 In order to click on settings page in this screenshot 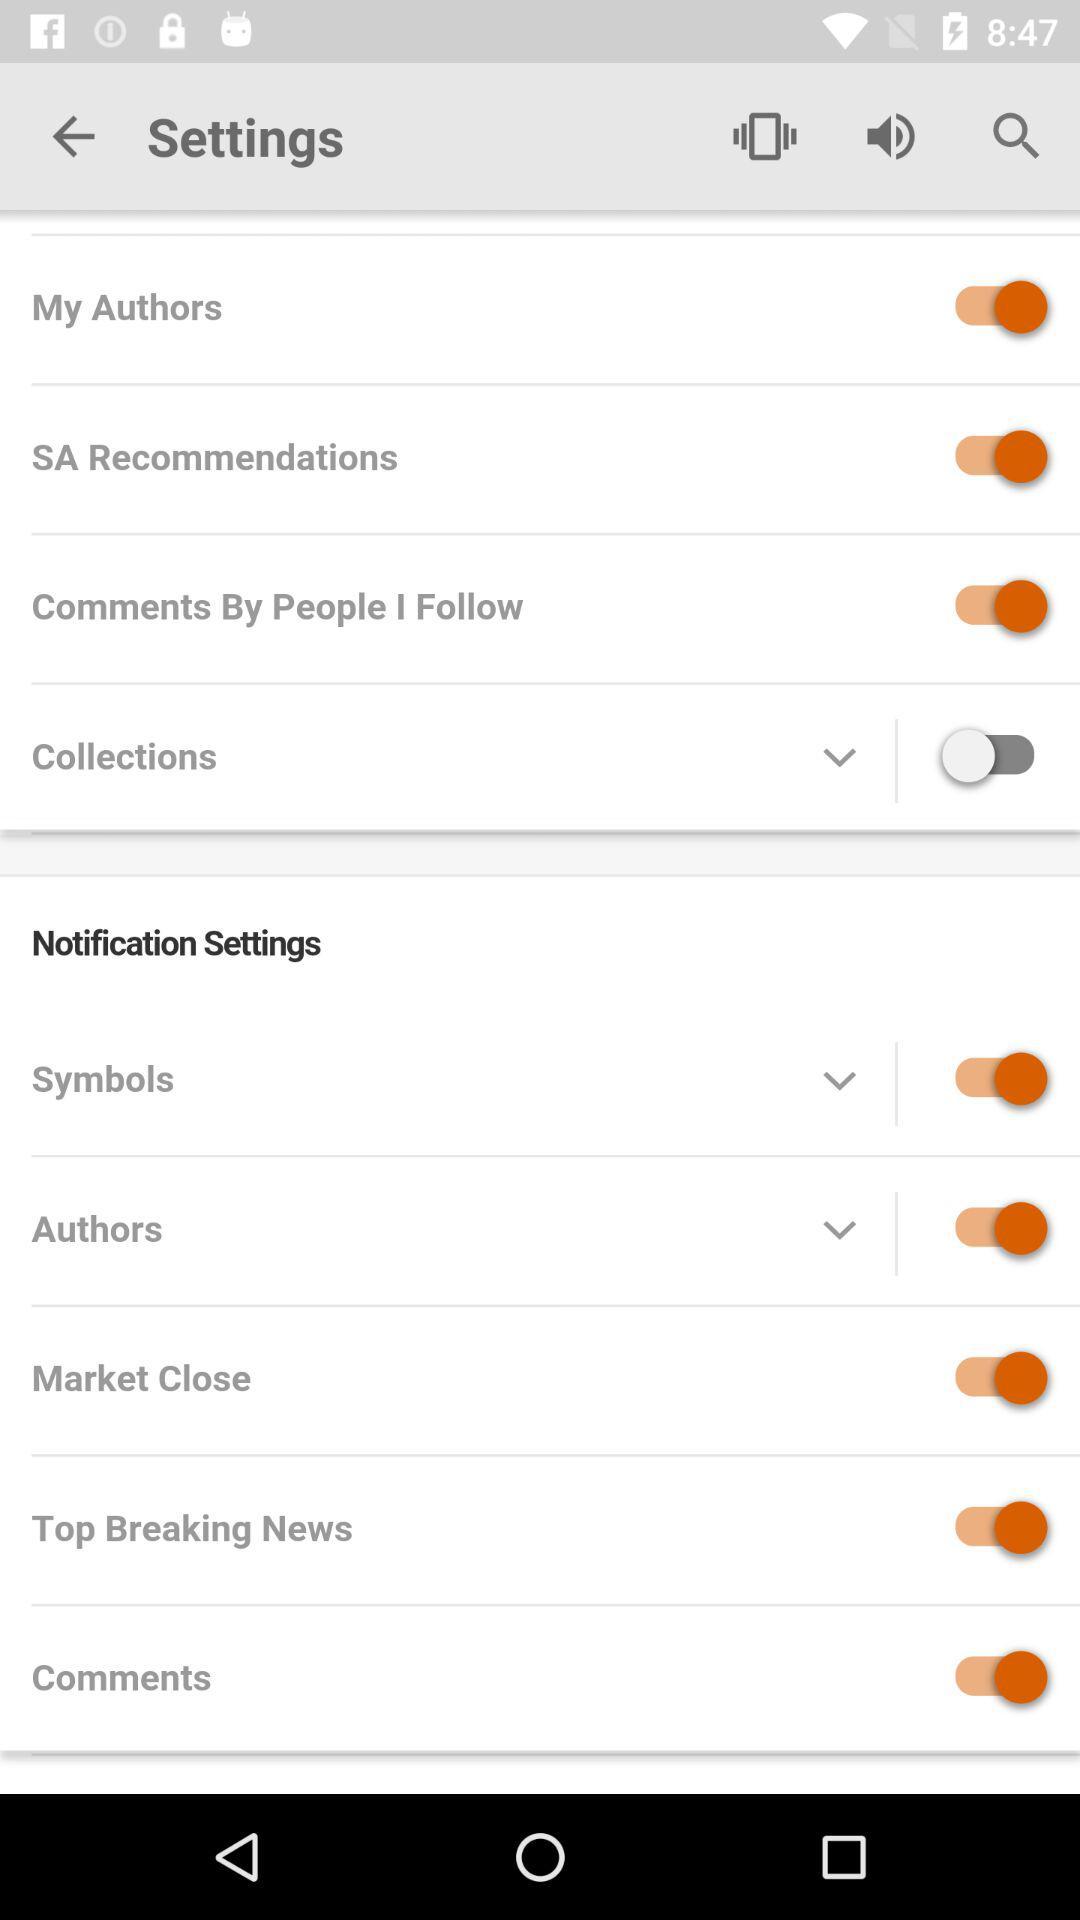, I will do `click(540, 1002)`.